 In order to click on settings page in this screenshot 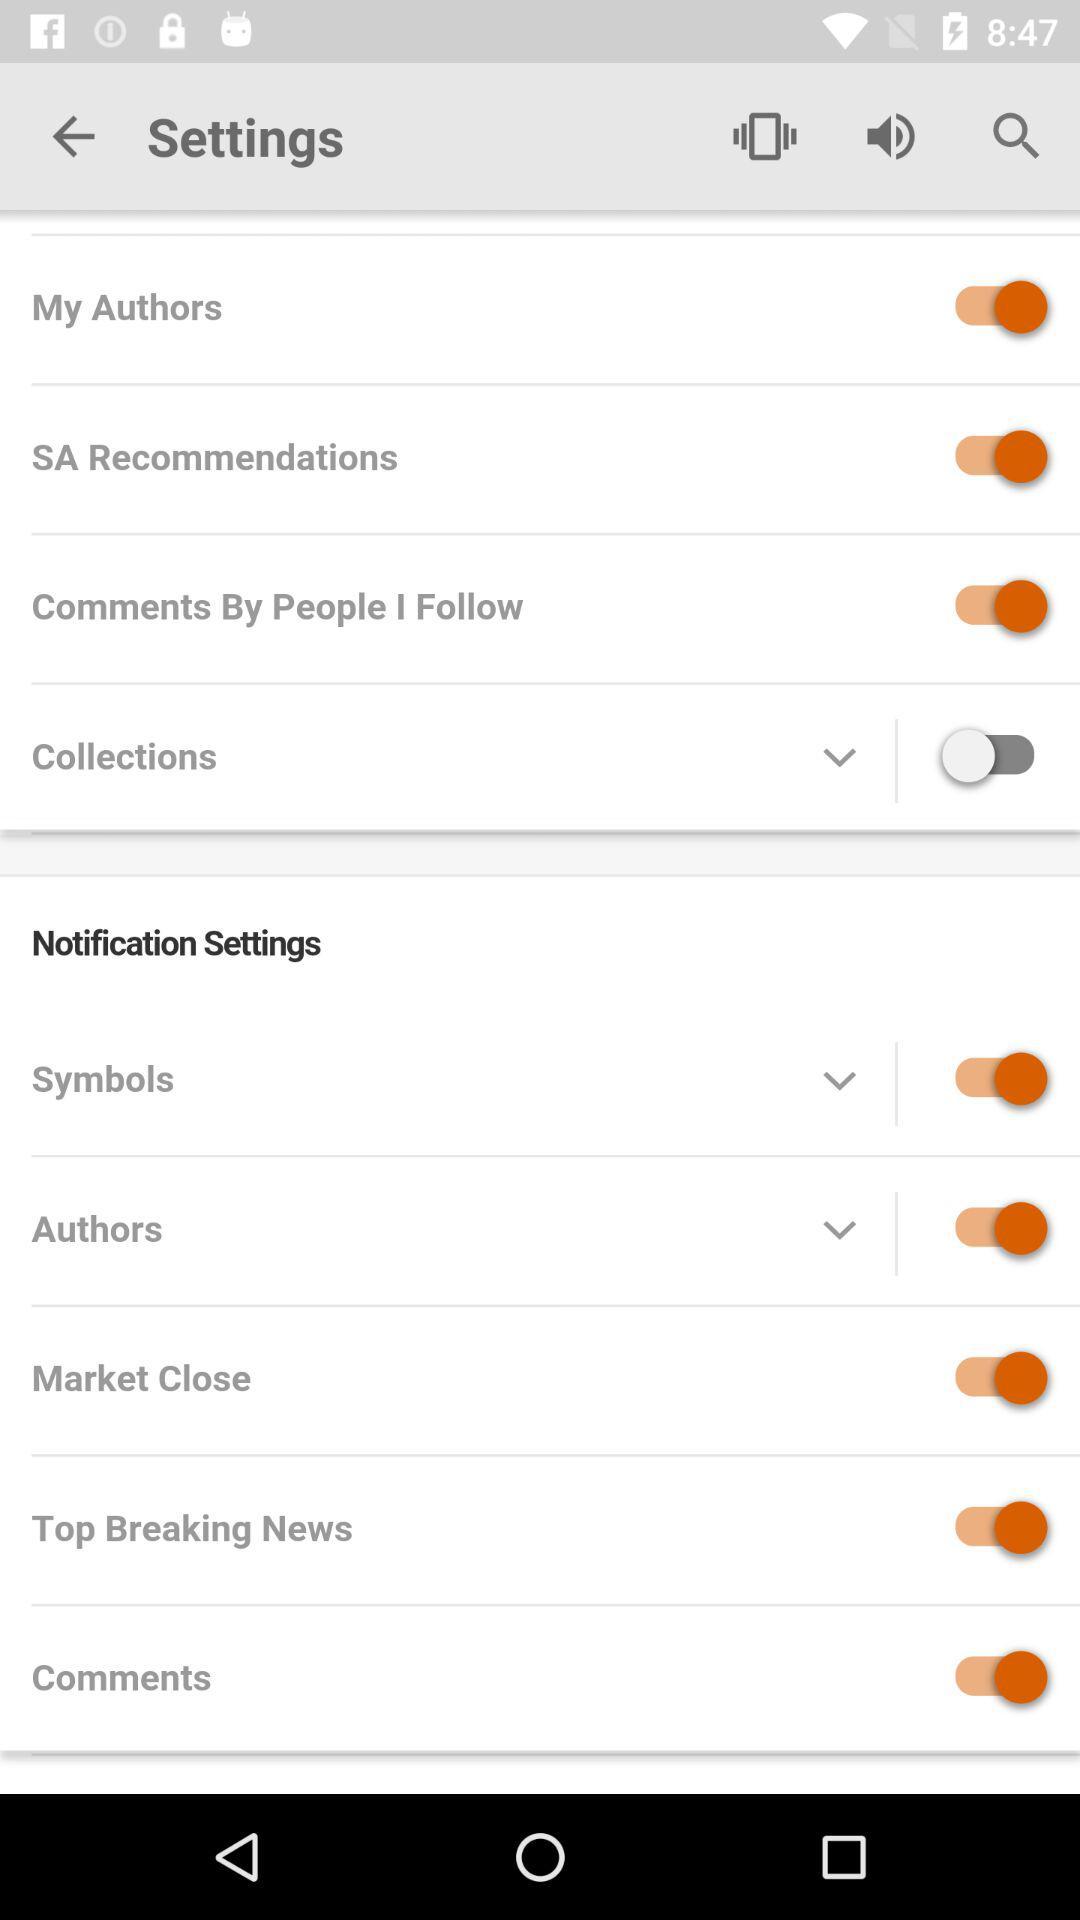, I will do `click(540, 1002)`.